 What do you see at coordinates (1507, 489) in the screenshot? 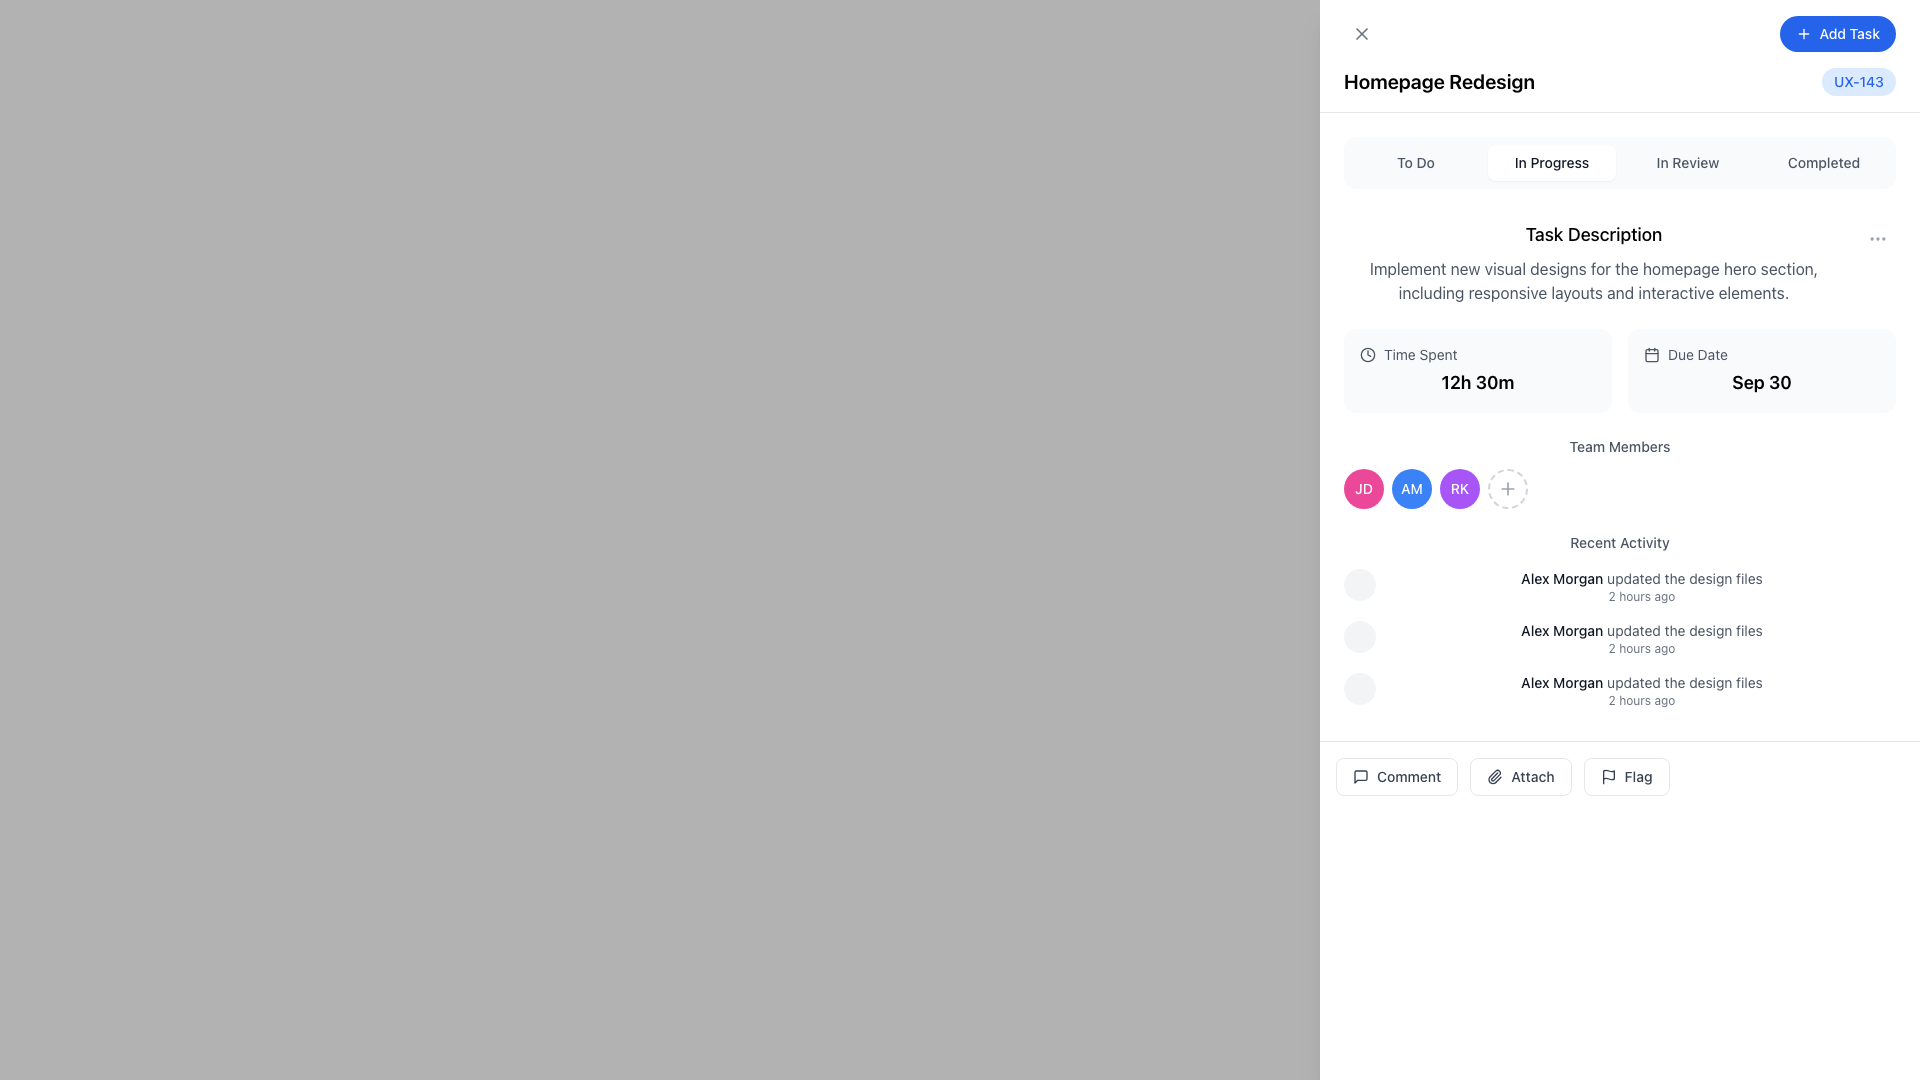
I see `the button used to add a new team member, located under 'Team Members', immediately following the purple avatar with 'RK'` at bounding box center [1507, 489].